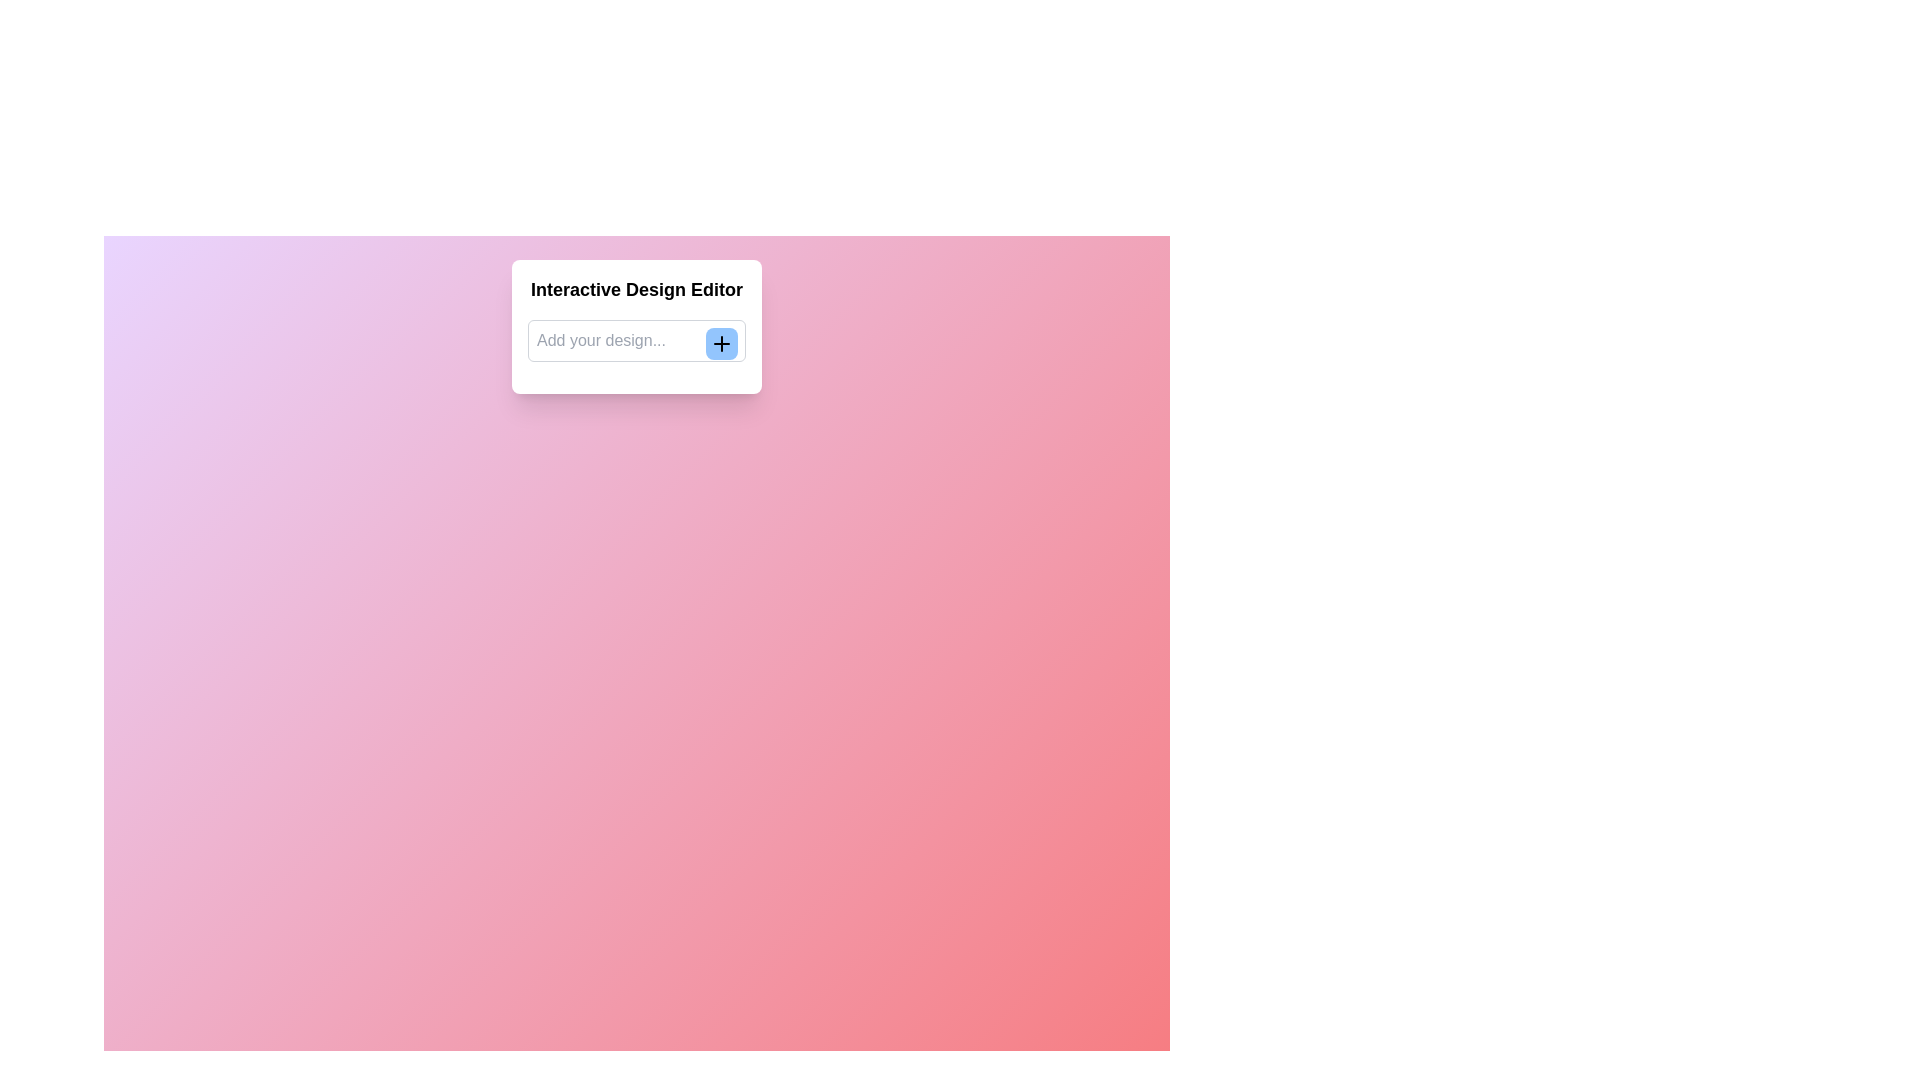 This screenshot has height=1080, width=1920. Describe the element at coordinates (720, 342) in the screenshot. I see `the plus icon button located on the rounded rectangular button with a blue background` at that location.